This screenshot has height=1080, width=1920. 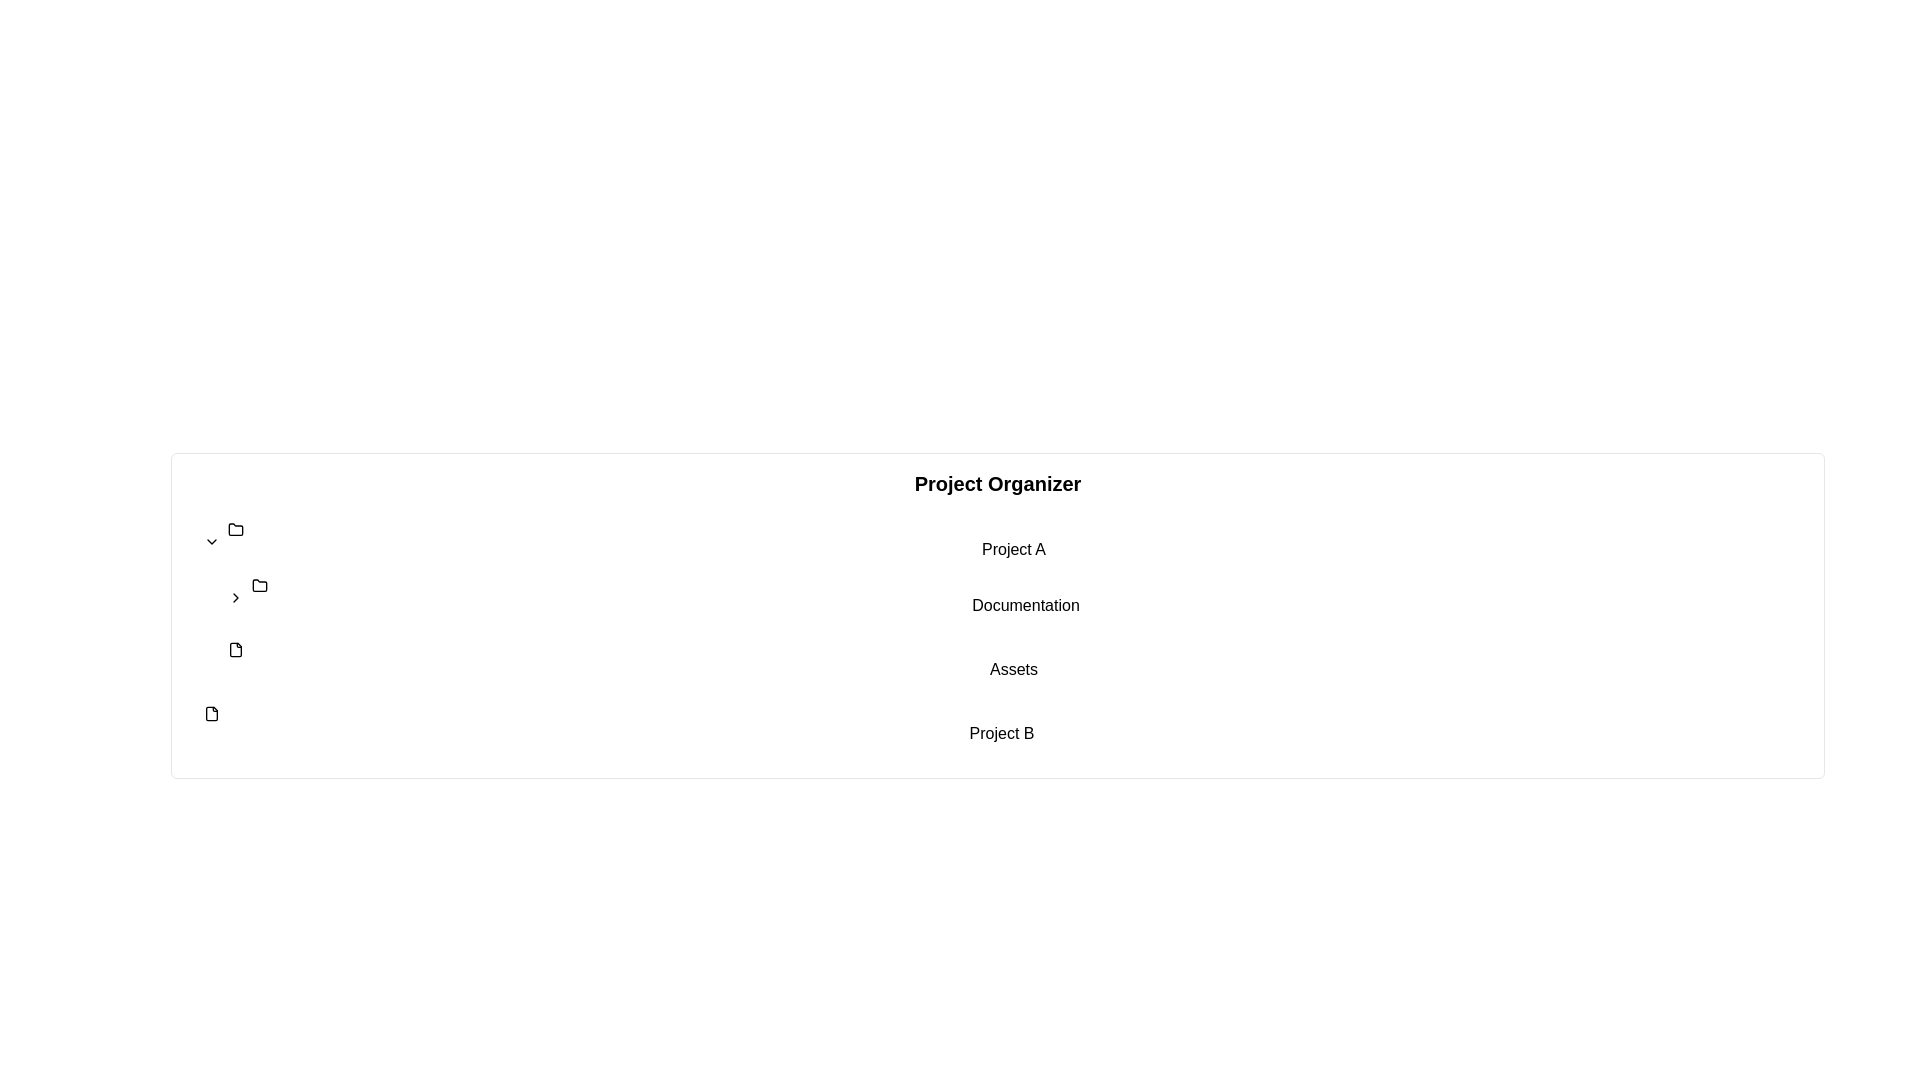 What do you see at coordinates (258, 585) in the screenshot?
I see `the folder icon representing 'Documentation' to view its contents` at bounding box center [258, 585].